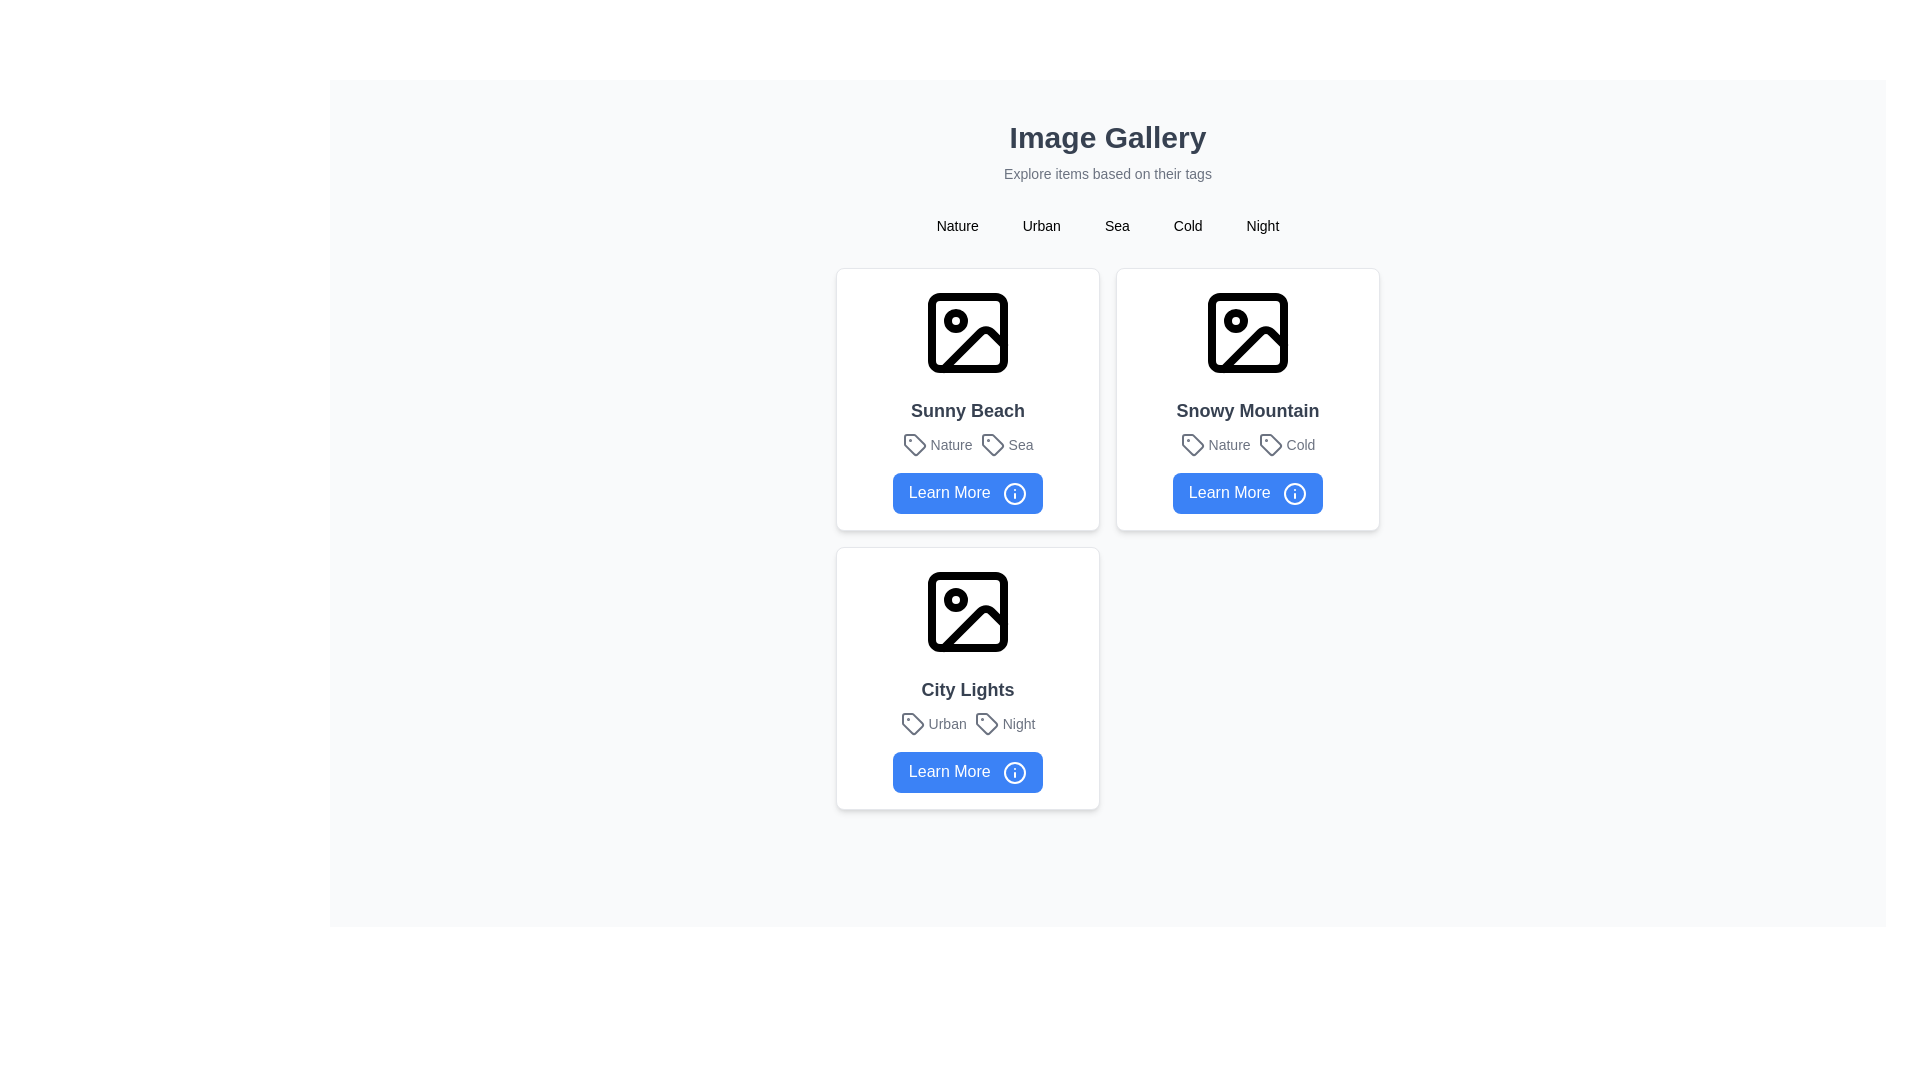 The width and height of the screenshot is (1920, 1080). I want to click on the Text label with icons located below the 'City Lights' heading and above the blue 'Learn More' button in the 'City Lights' card, so click(968, 723).